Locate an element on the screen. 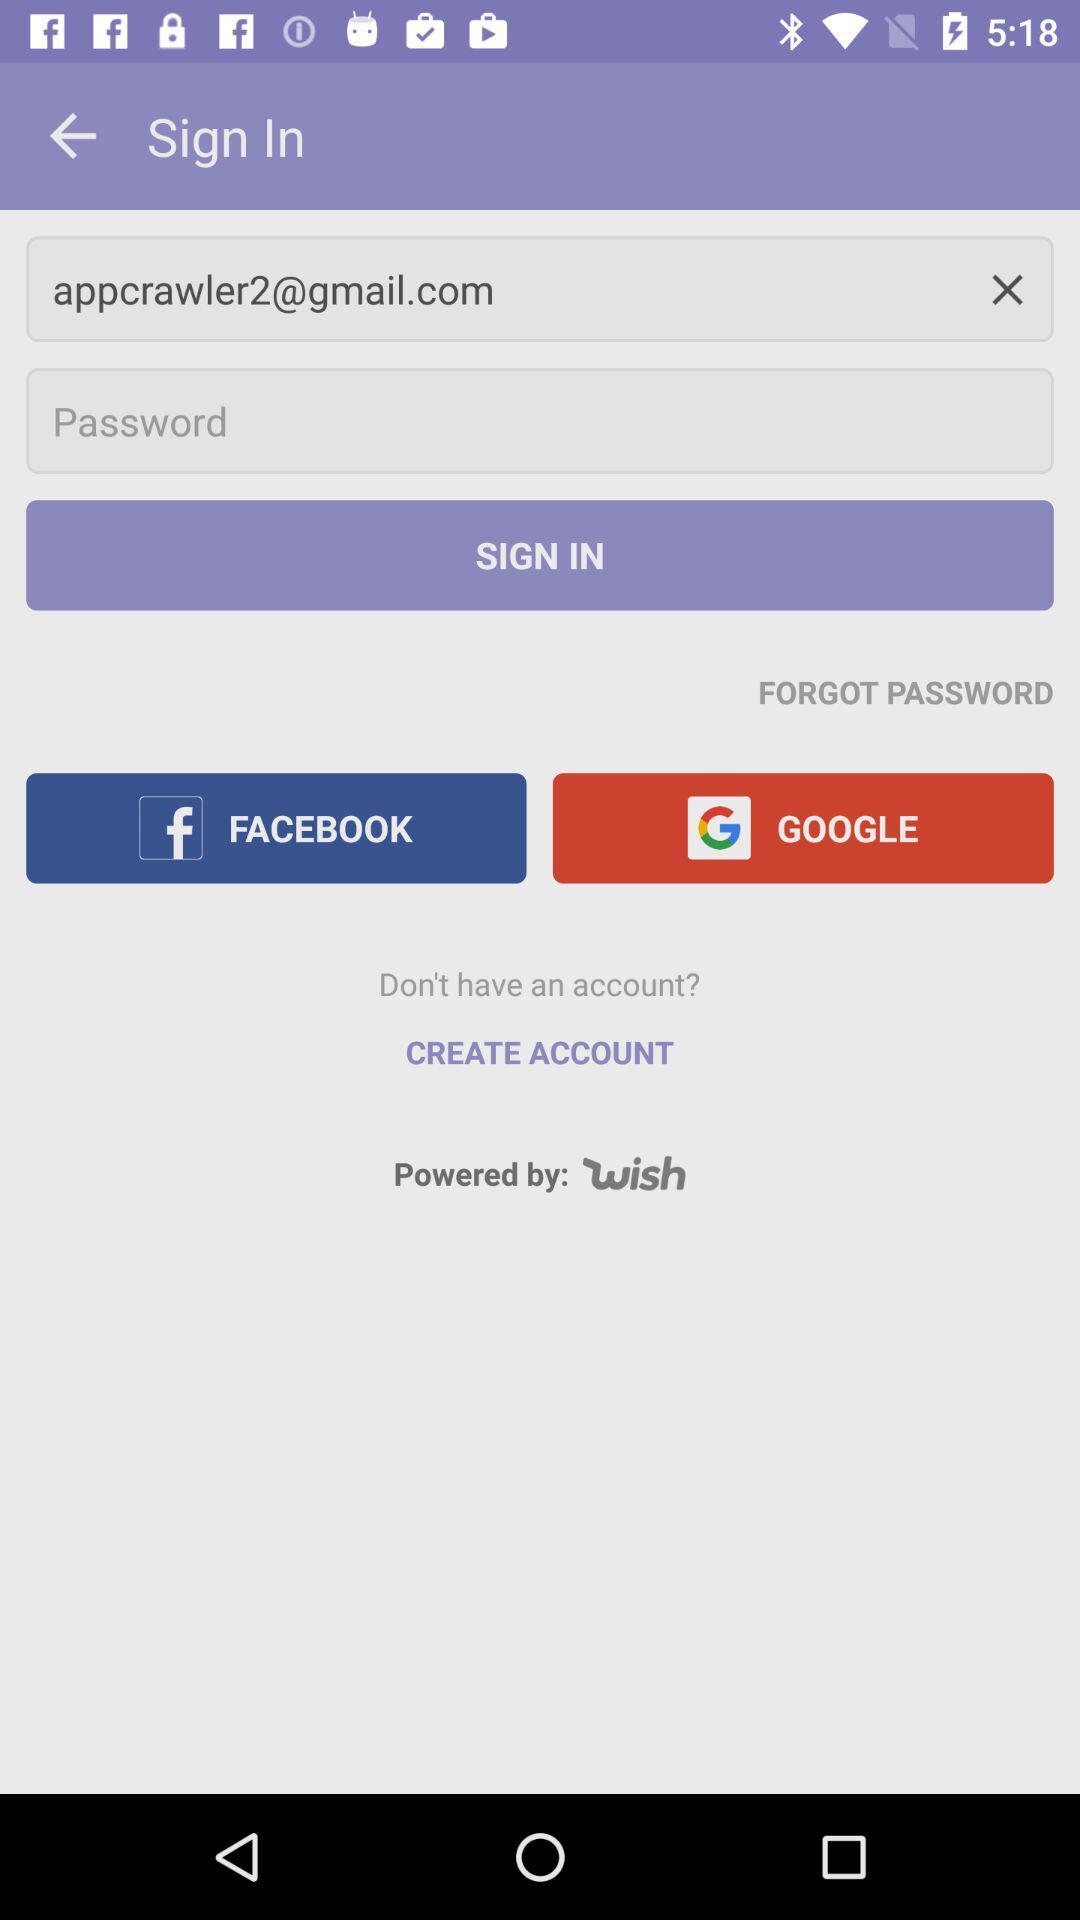 The image size is (1080, 1920). password is located at coordinates (540, 420).